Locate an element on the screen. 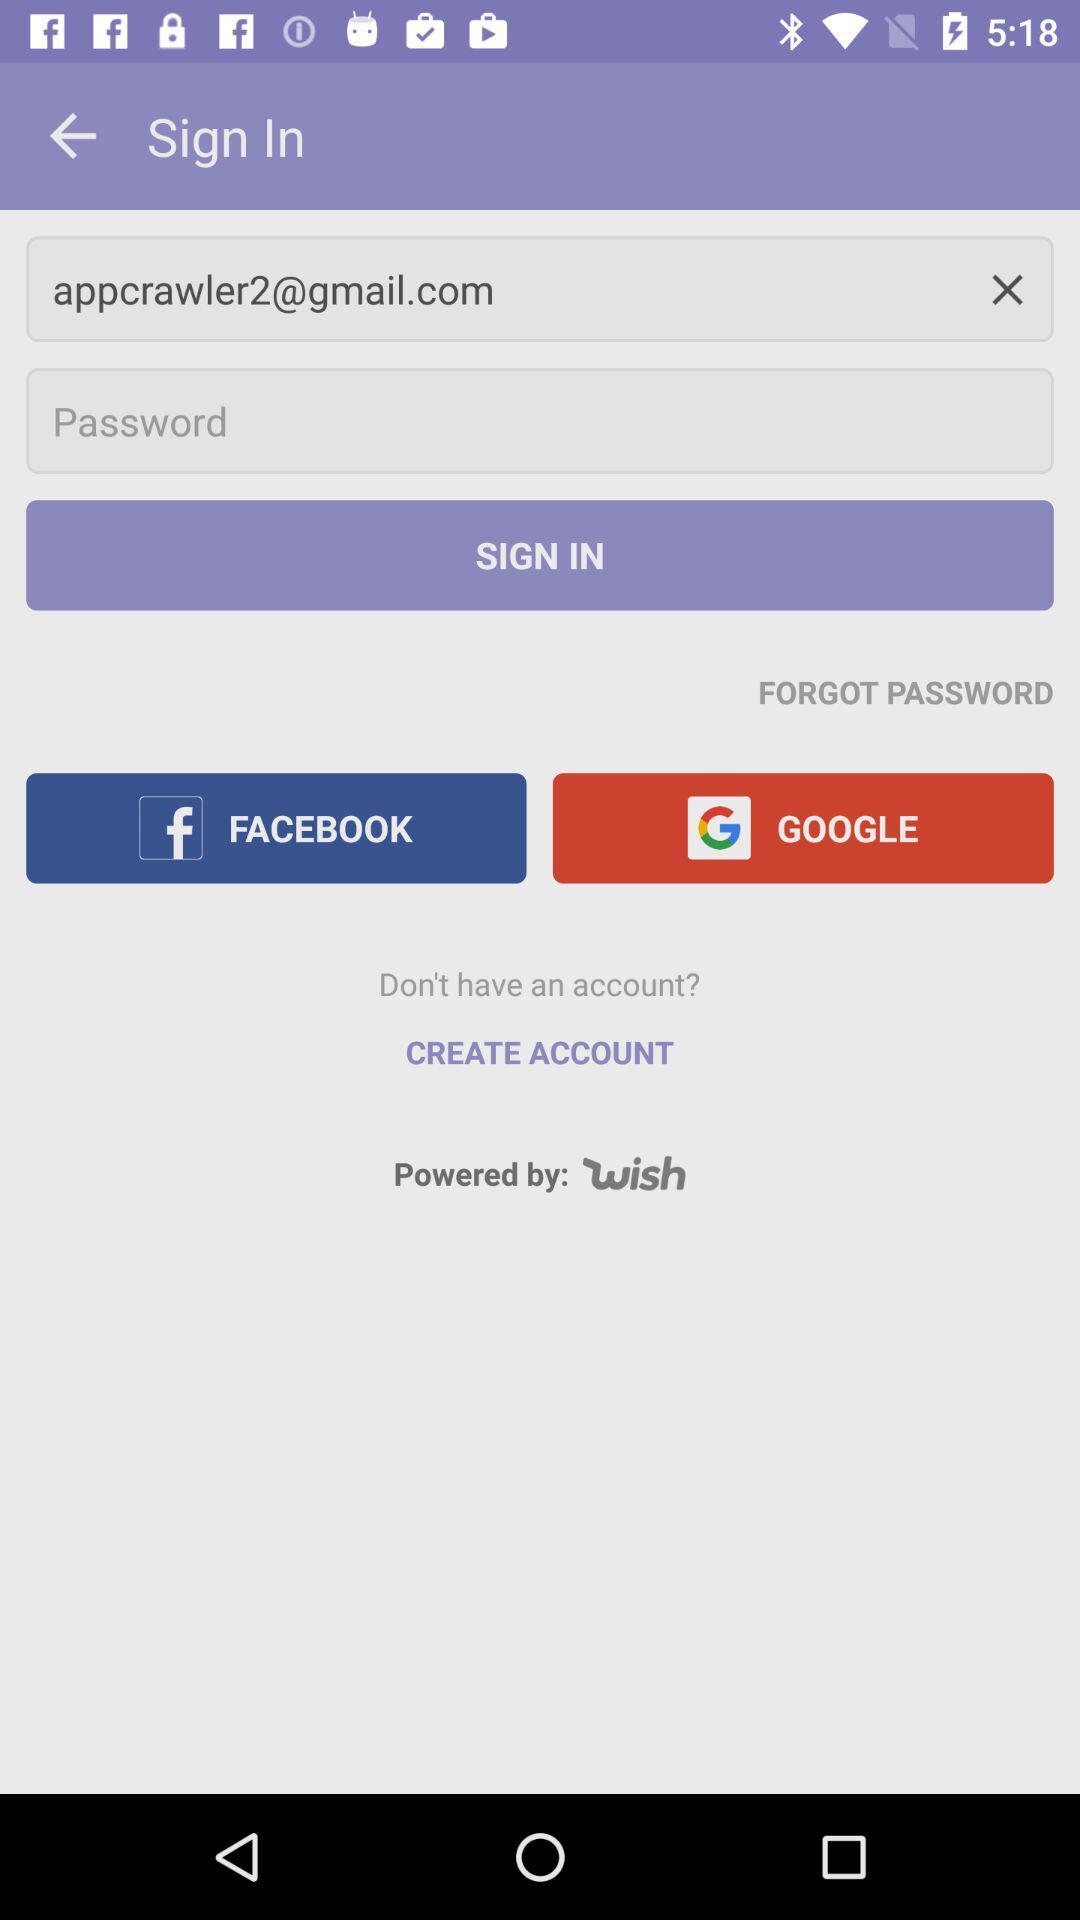 The image size is (1080, 1920). password is located at coordinates (540, 420).